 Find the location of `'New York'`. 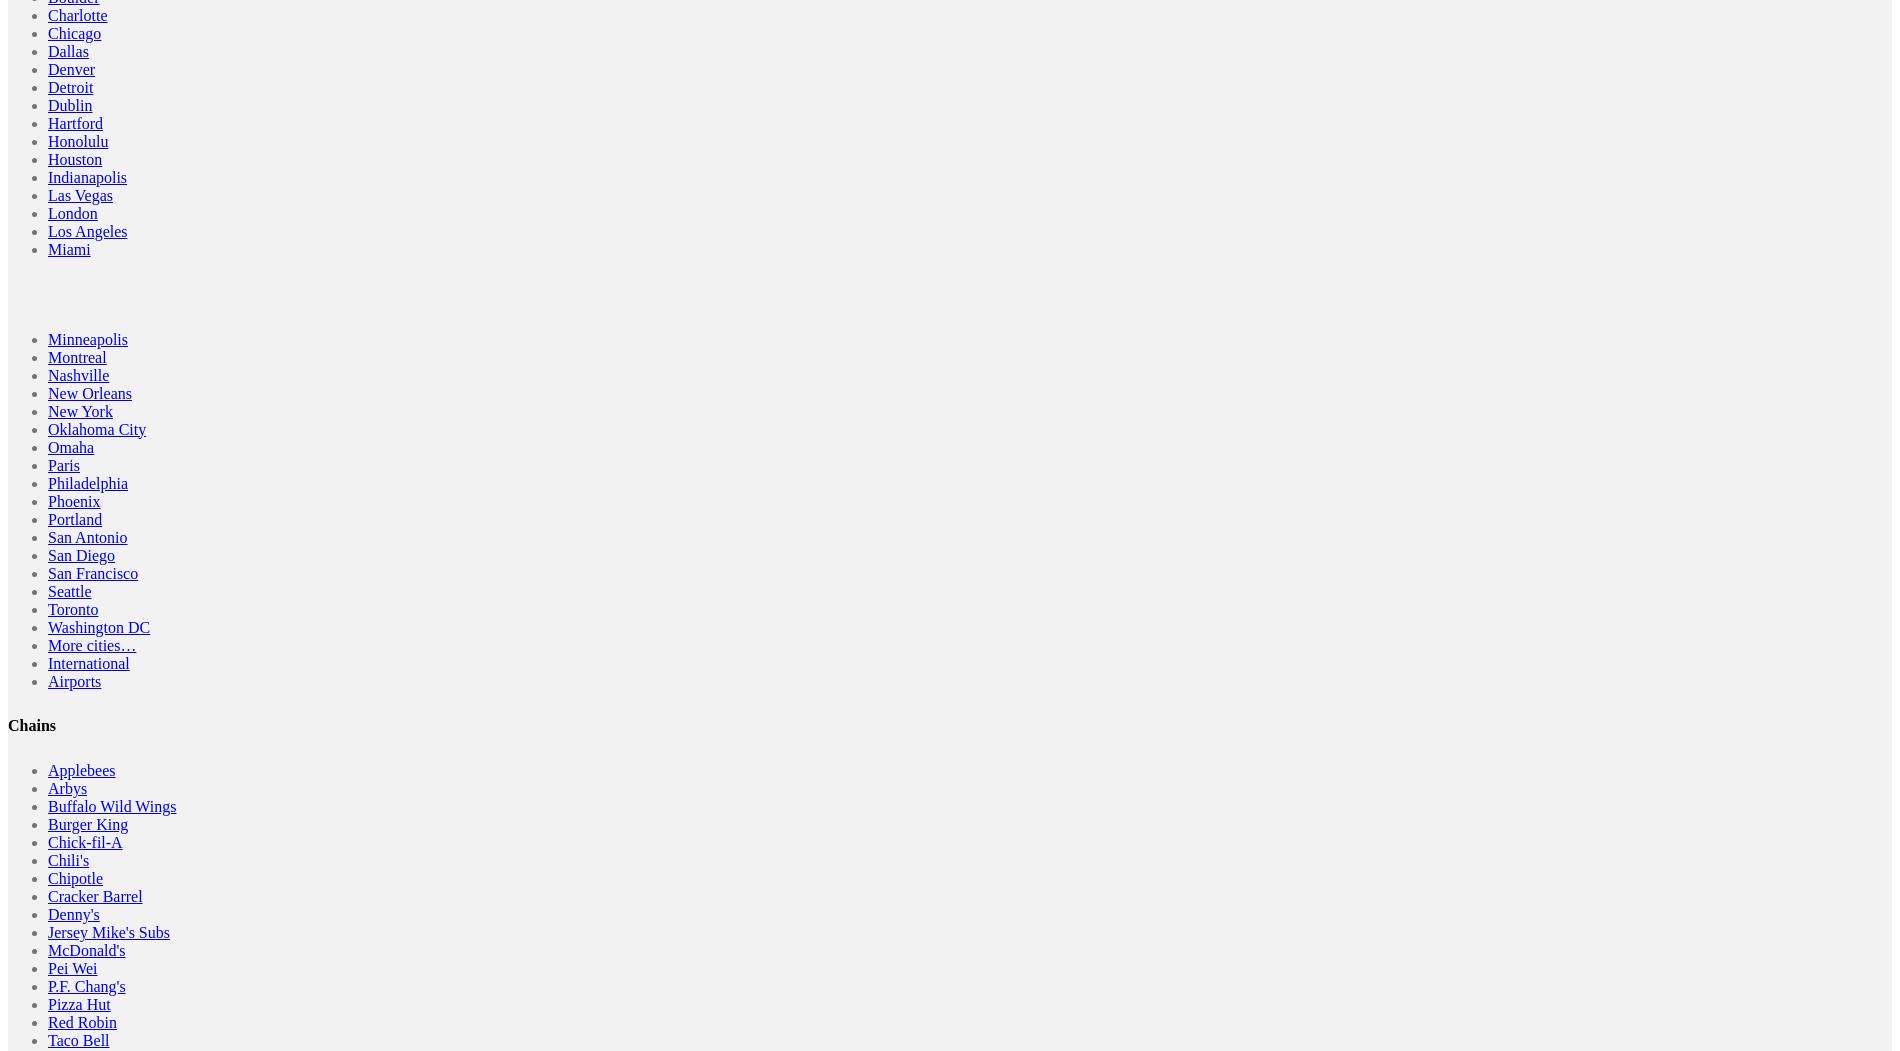

'New York' is located at coordinates (48, 410).